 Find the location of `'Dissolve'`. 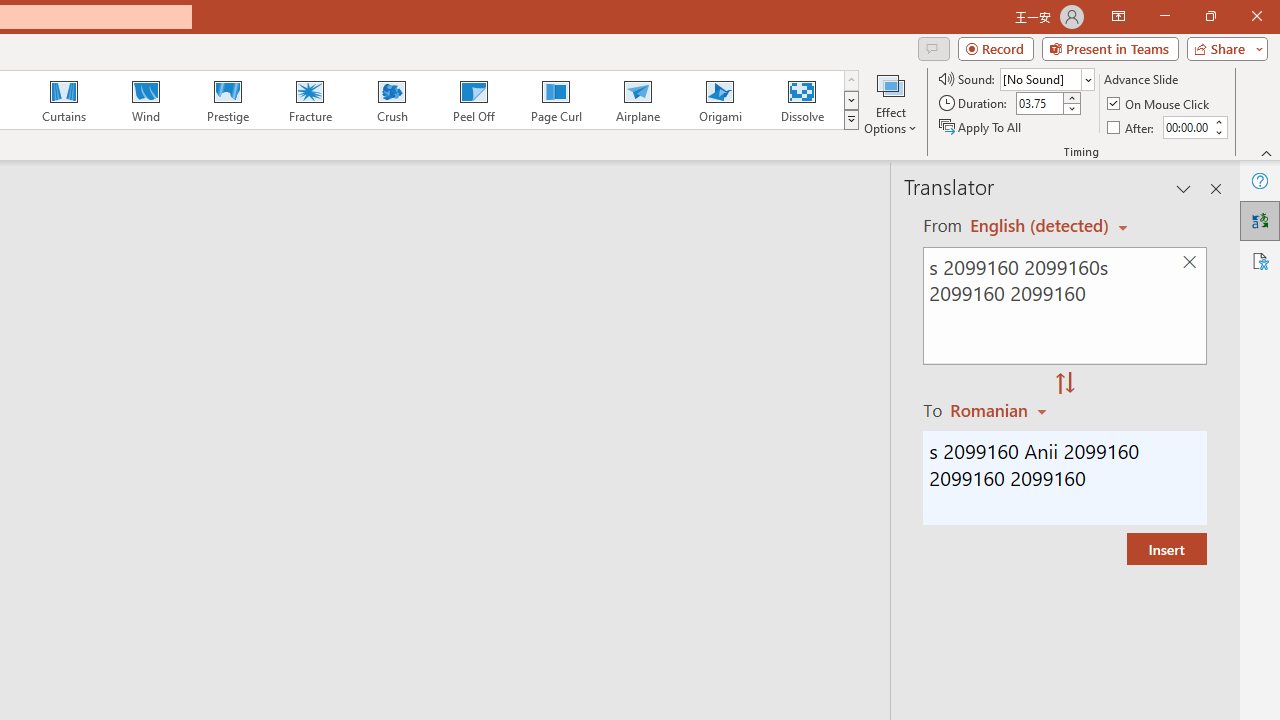

'Dissolve' is located at coordinates (802, 100).